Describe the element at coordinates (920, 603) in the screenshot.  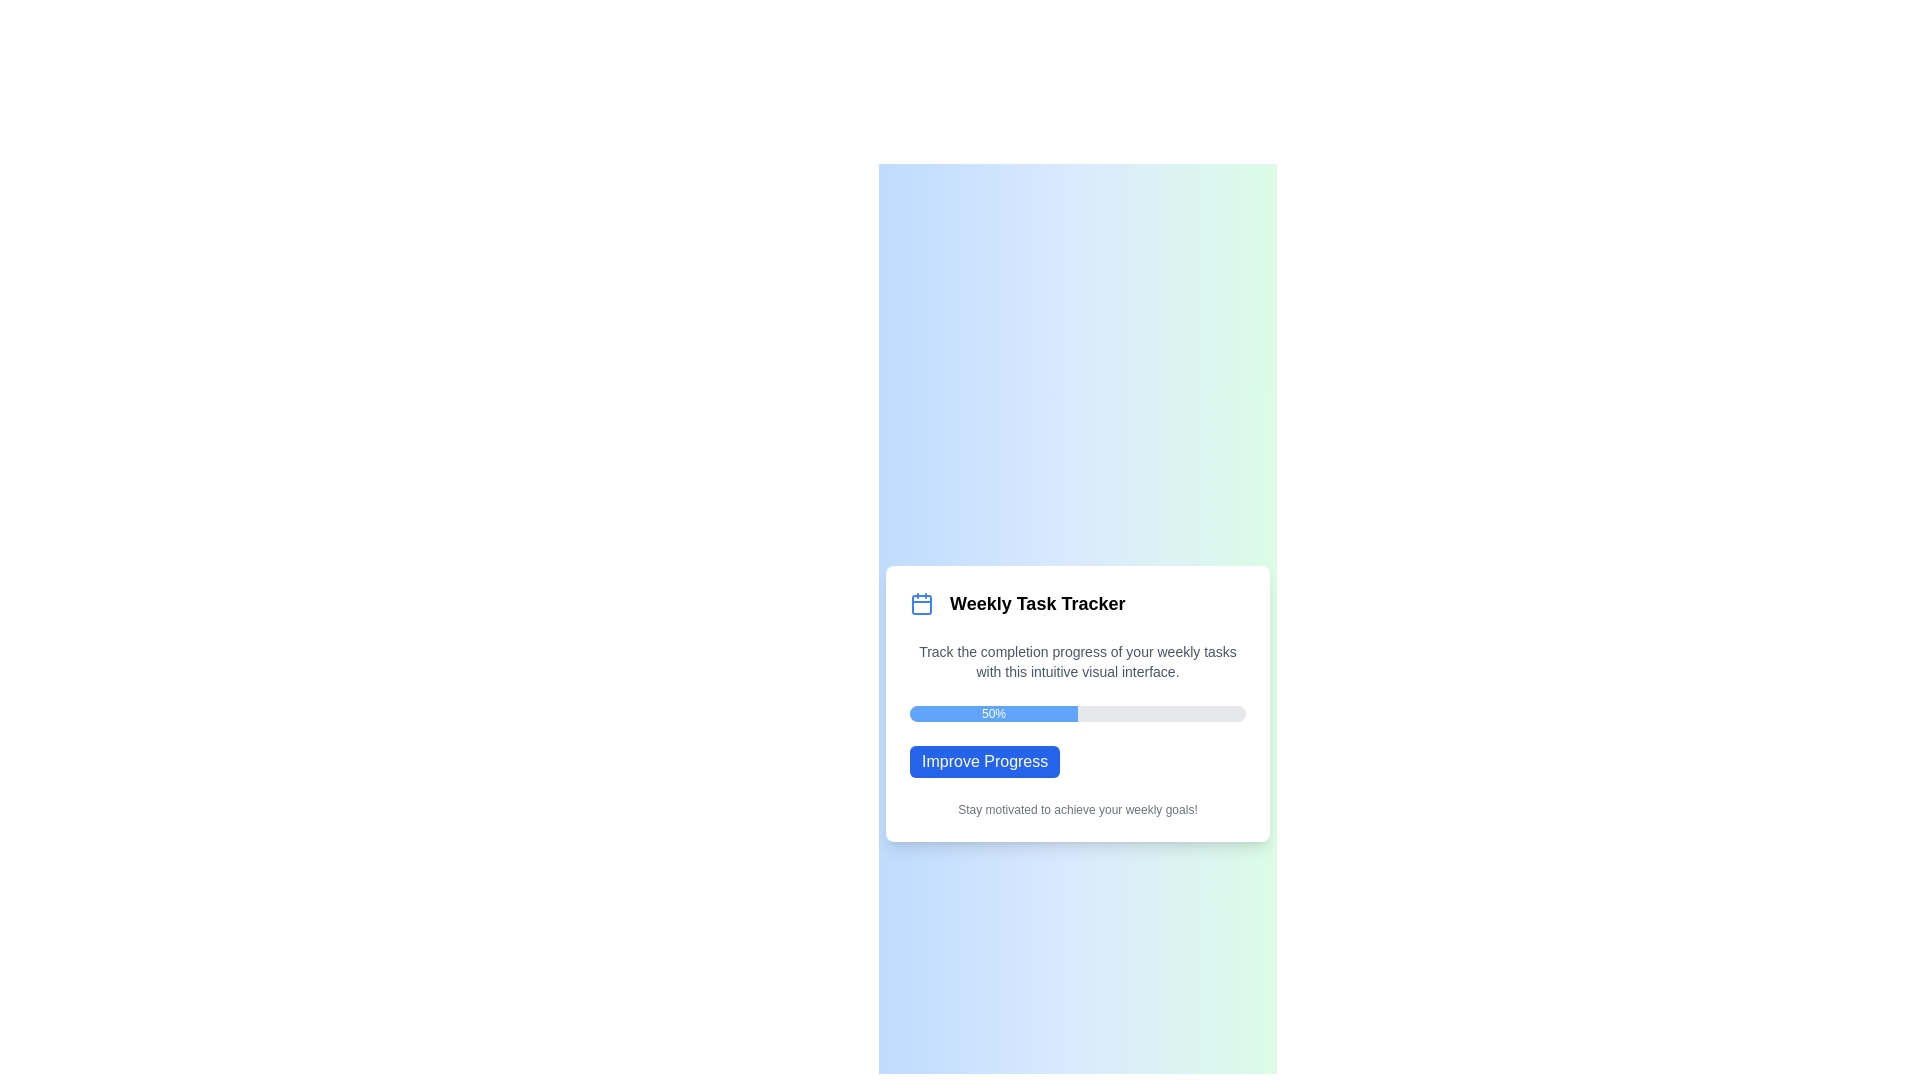
I see `the calendar icon with a blue outline that is located to the left of the text 'Weekly Task Tracker'` at that location.